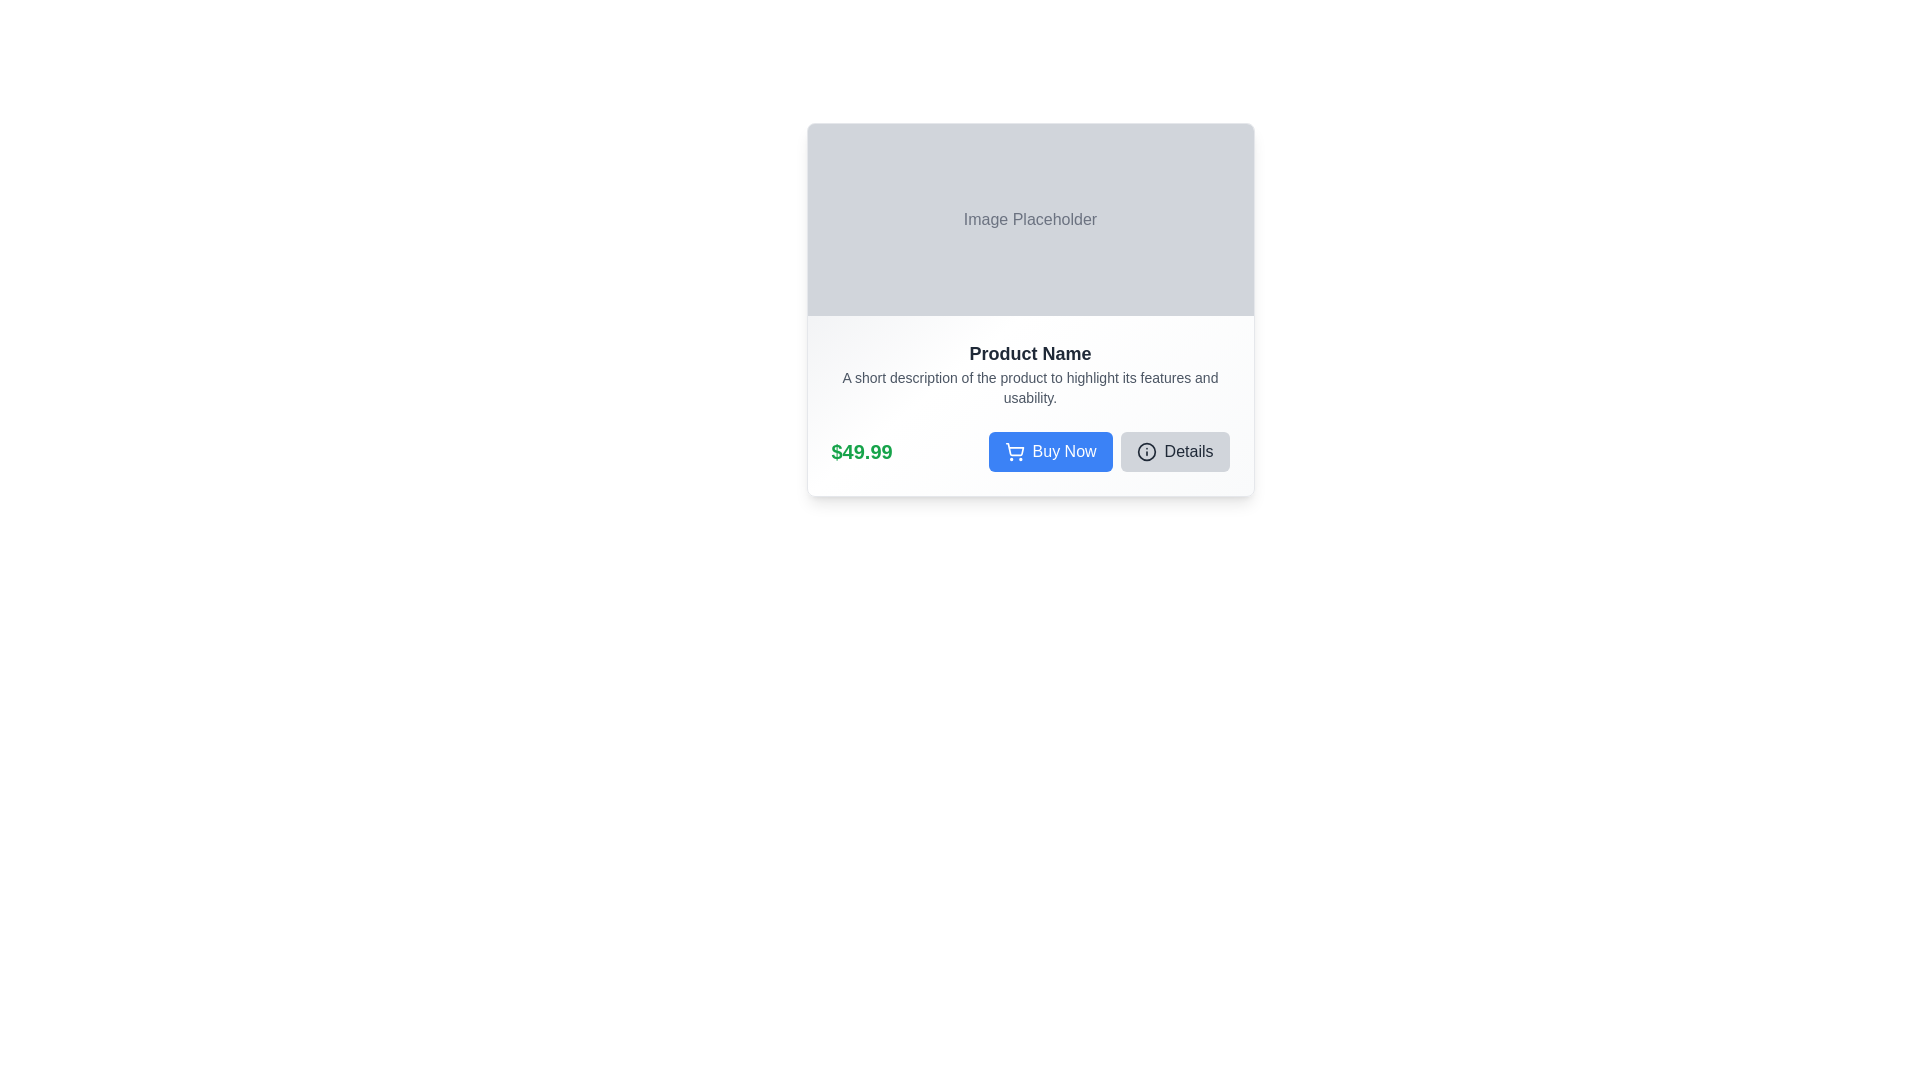  I want to click on the light gray textual description located under the 'Product Name' title in the product information section, so click(1030, 388).